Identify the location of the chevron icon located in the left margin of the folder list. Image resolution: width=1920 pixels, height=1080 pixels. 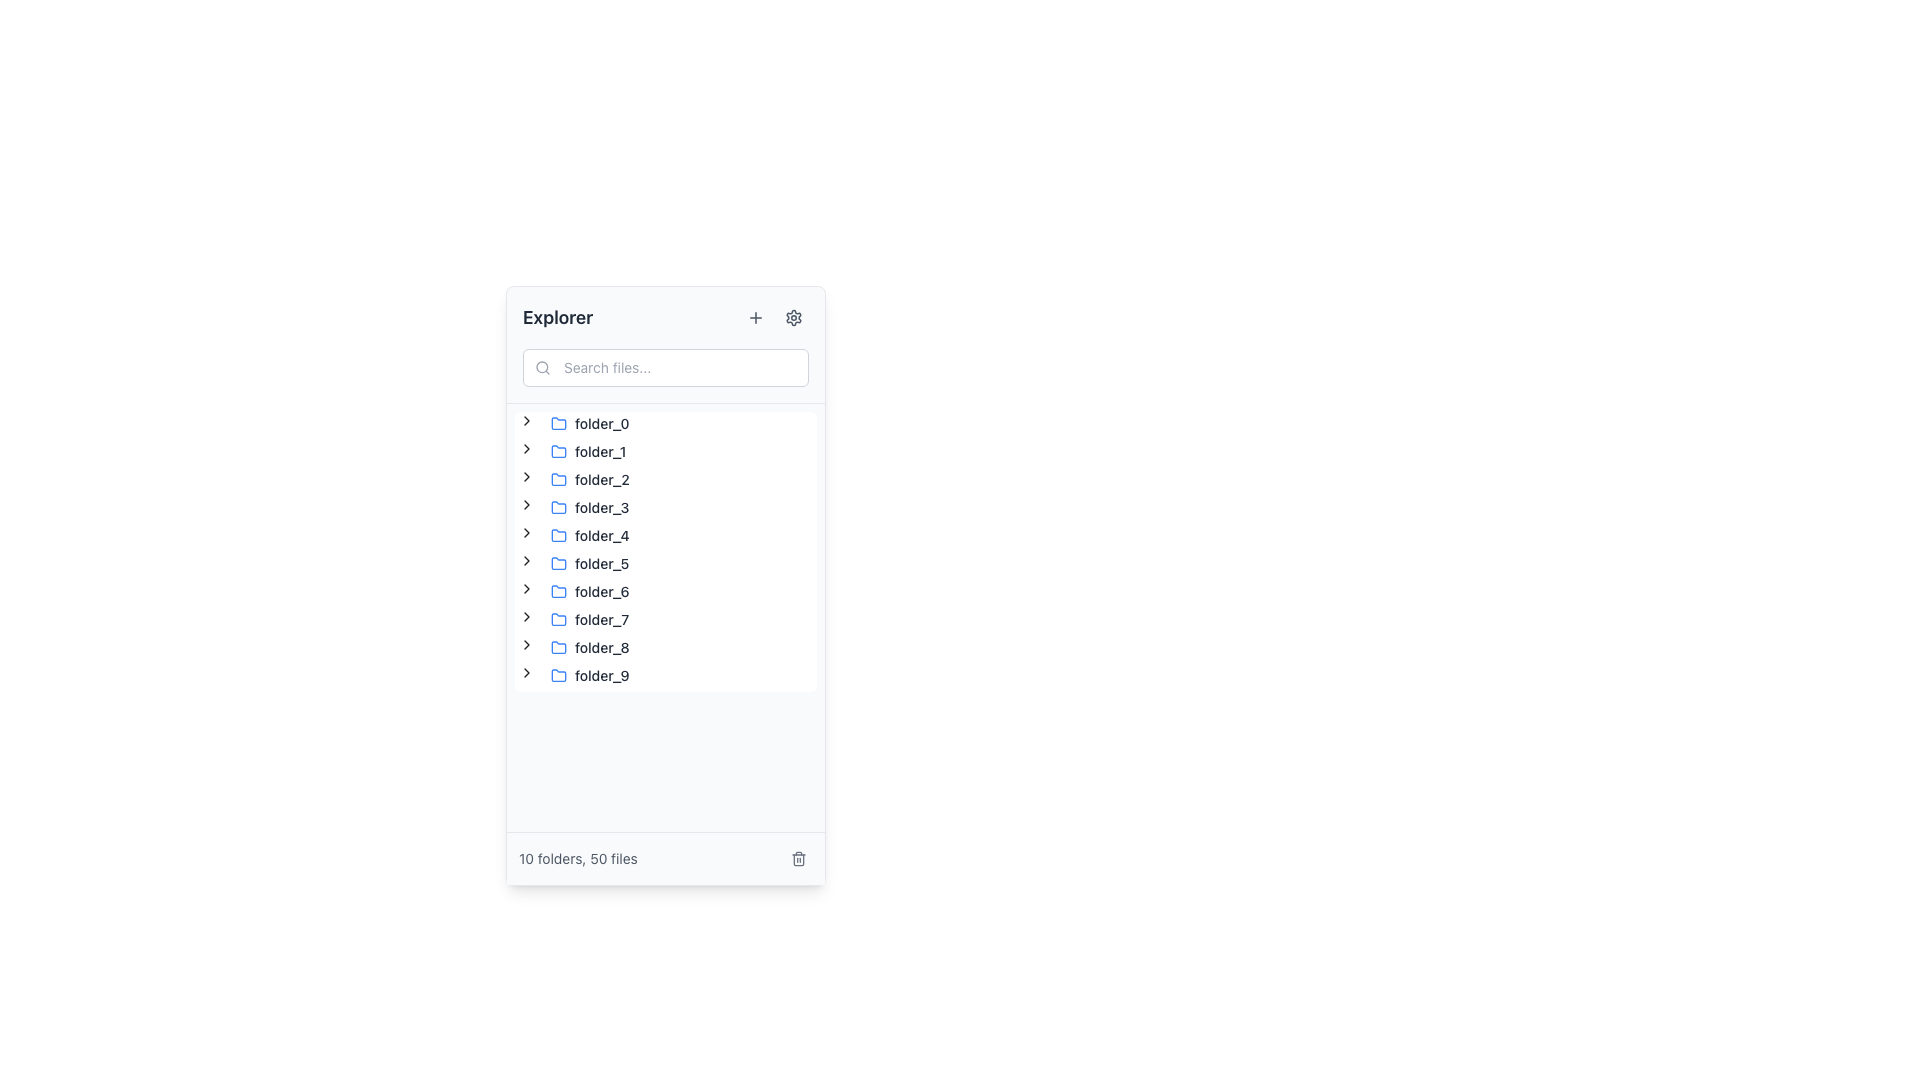
(527, 644).